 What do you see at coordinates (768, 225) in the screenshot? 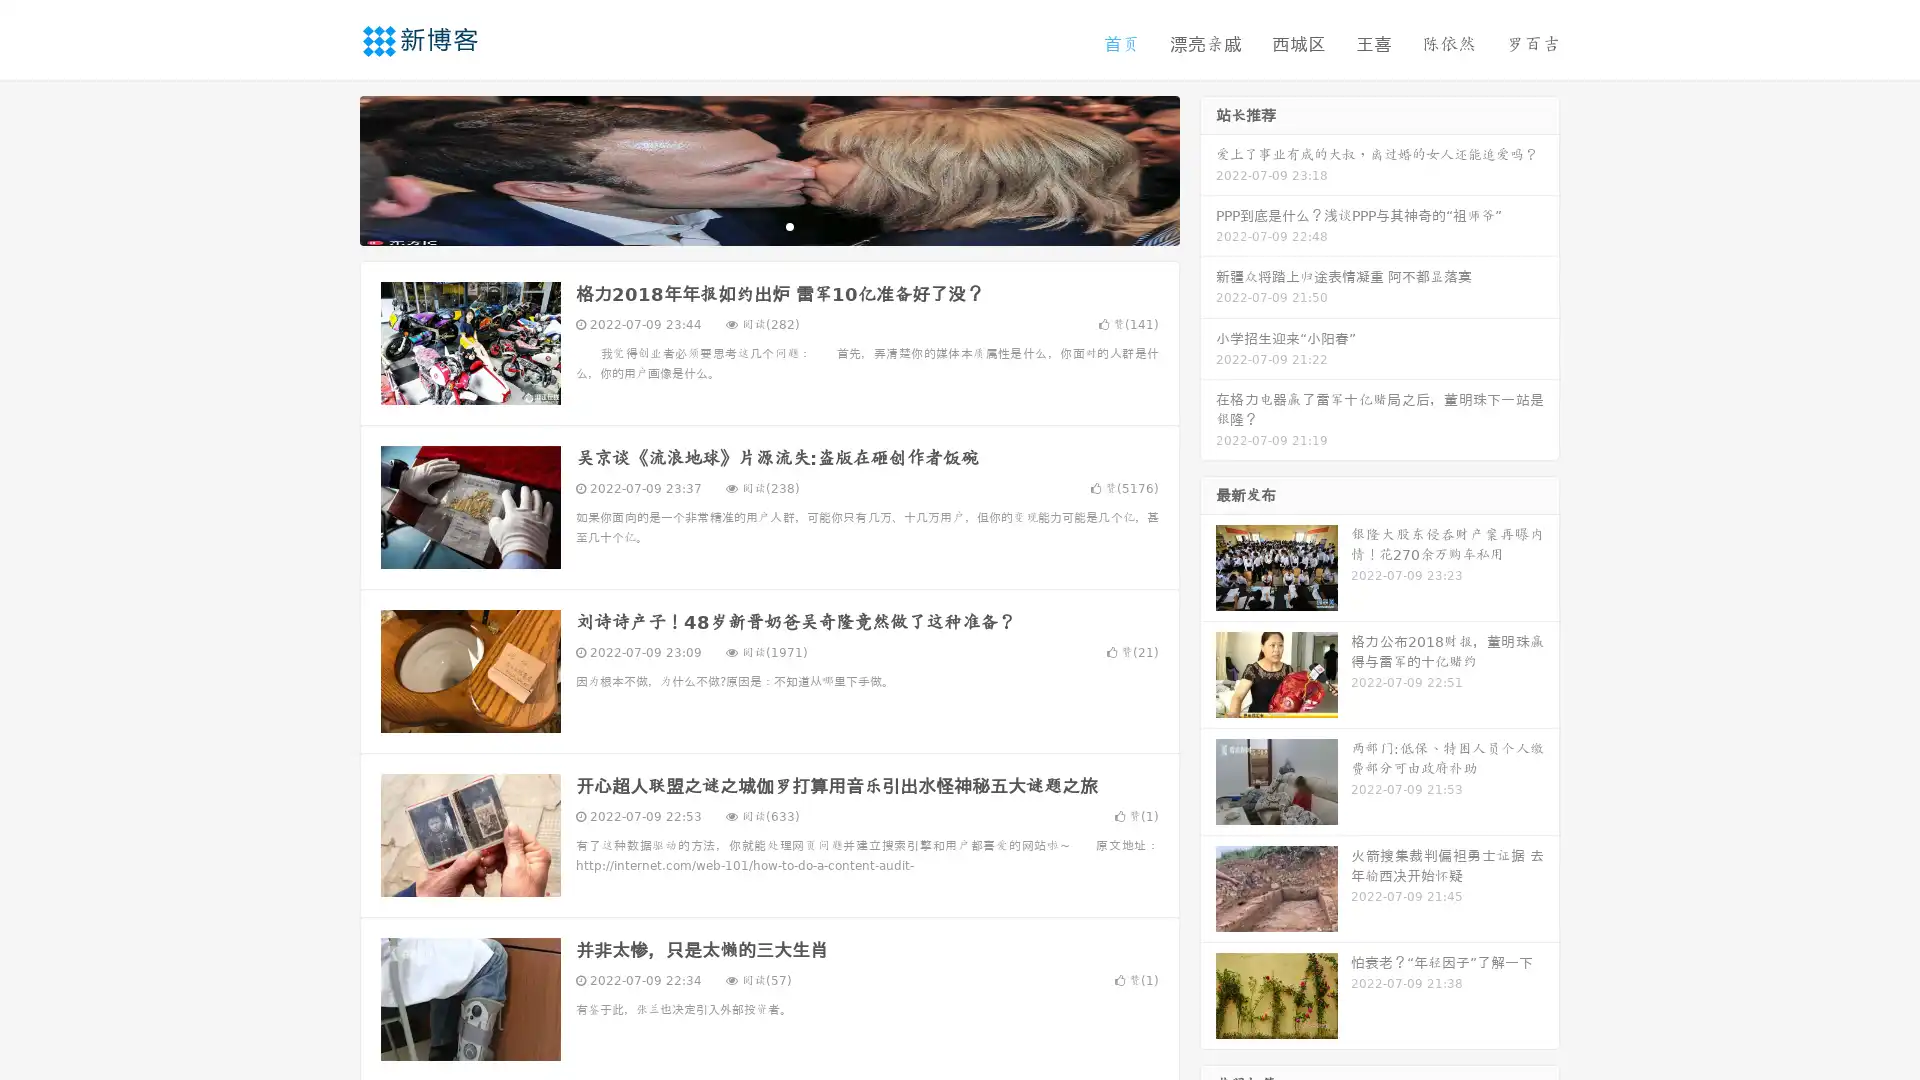
I see `Go to slide 2` at bounding box center [768, 225].